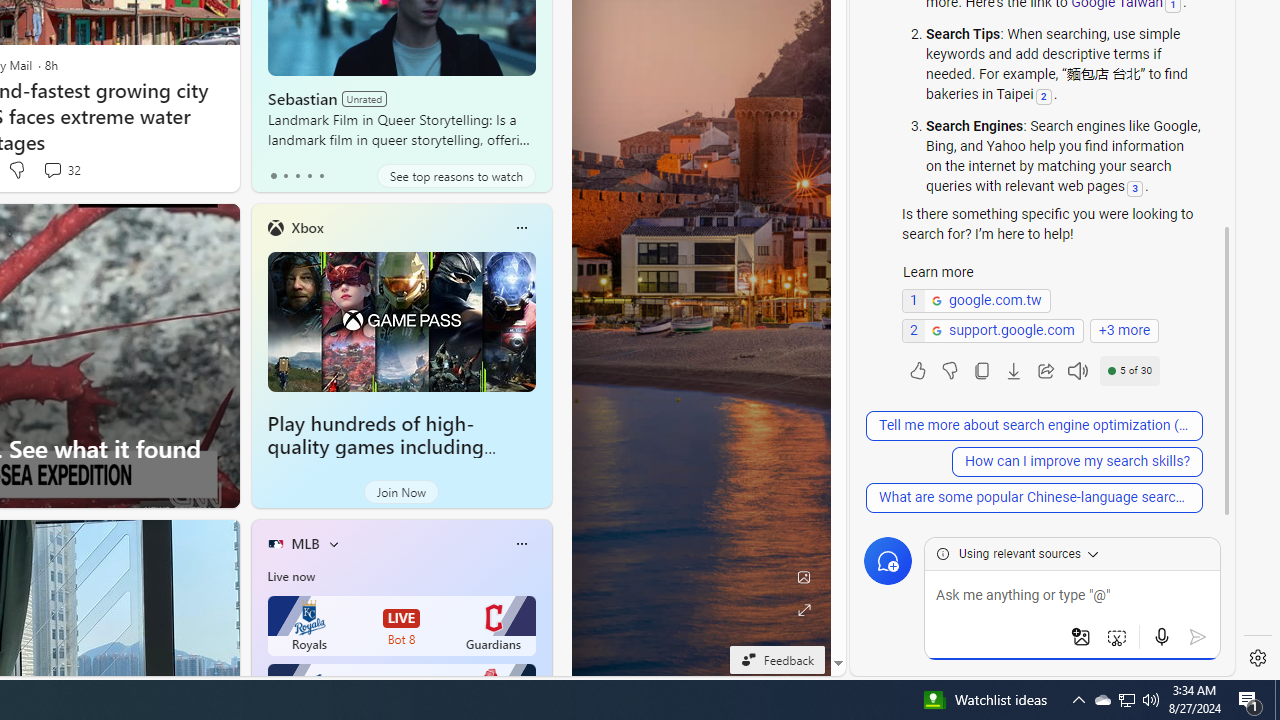  What do you see at coordinates (52, 168) in the screenshot?
I see `'View comments 32 Comment'` at bounding box center [52, 168].